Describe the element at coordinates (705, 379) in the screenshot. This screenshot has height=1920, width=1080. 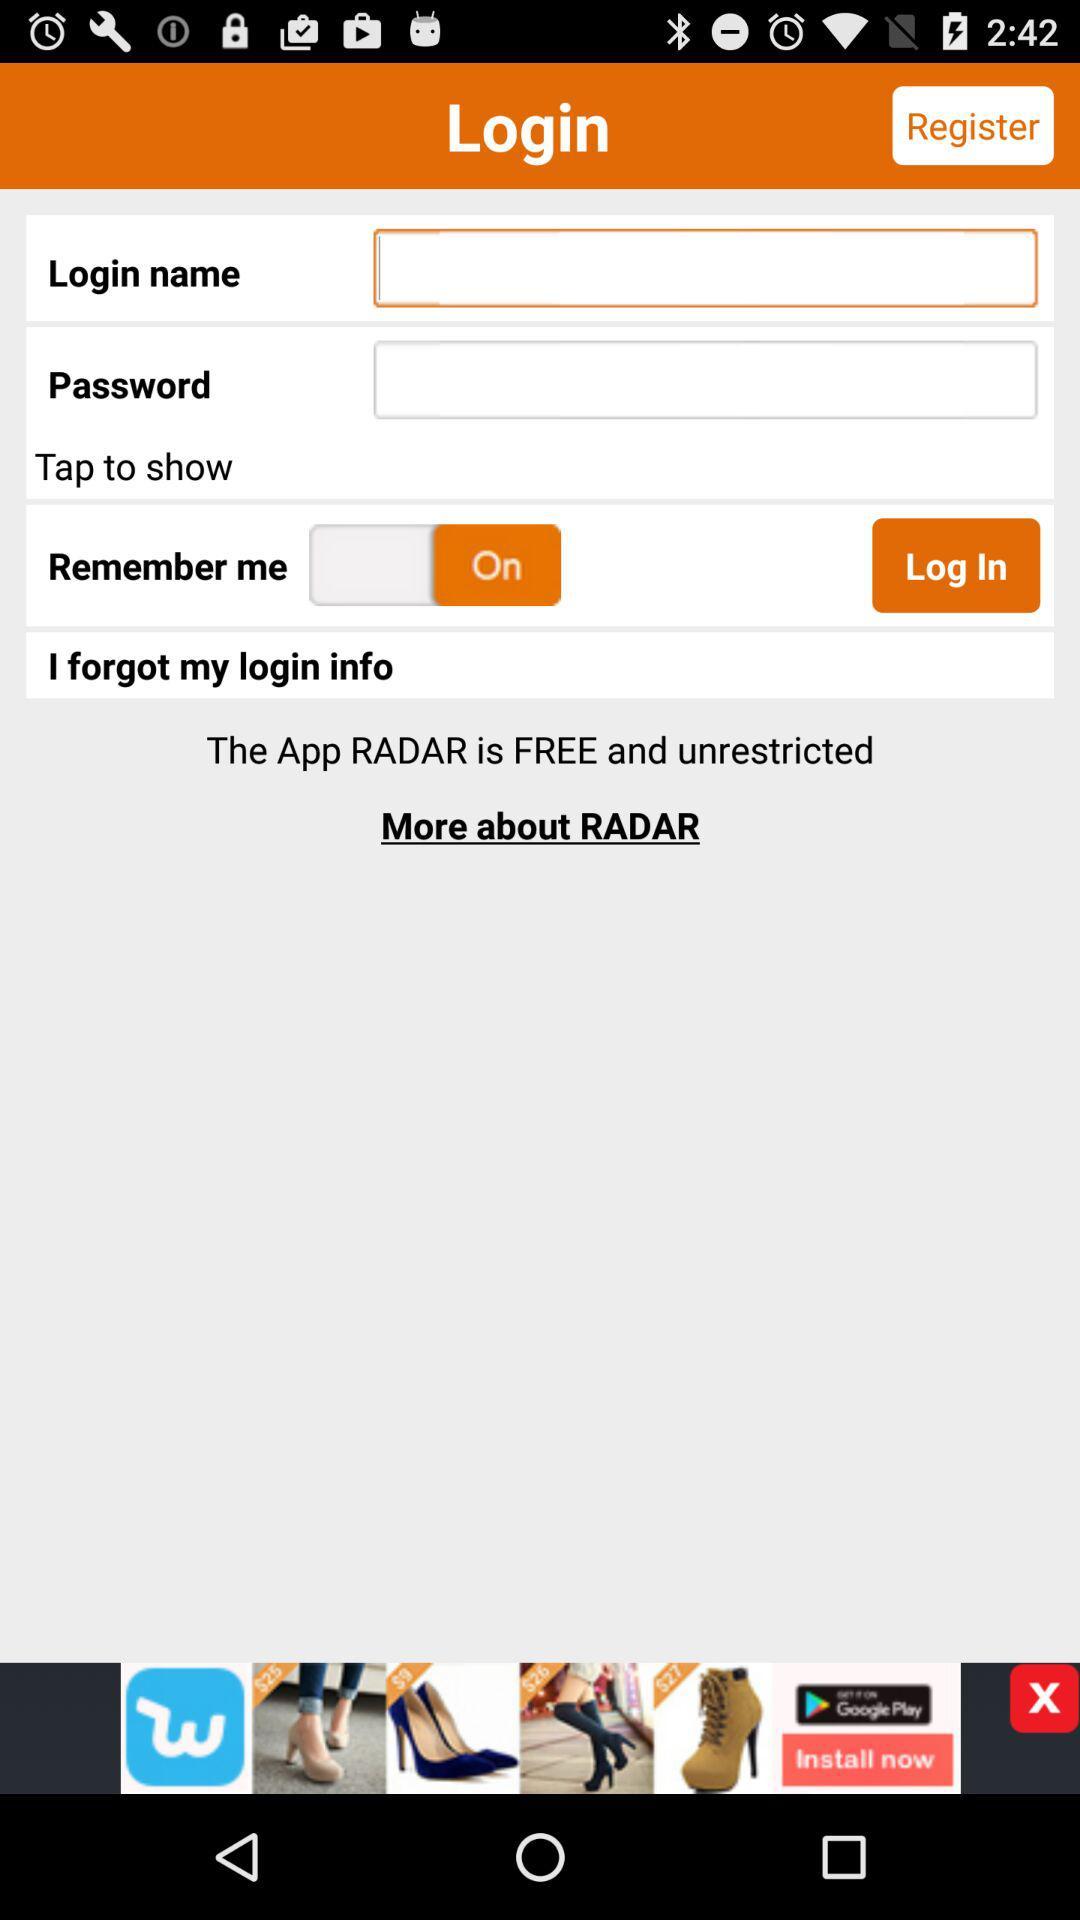
I see `the text field next to password` at that location.